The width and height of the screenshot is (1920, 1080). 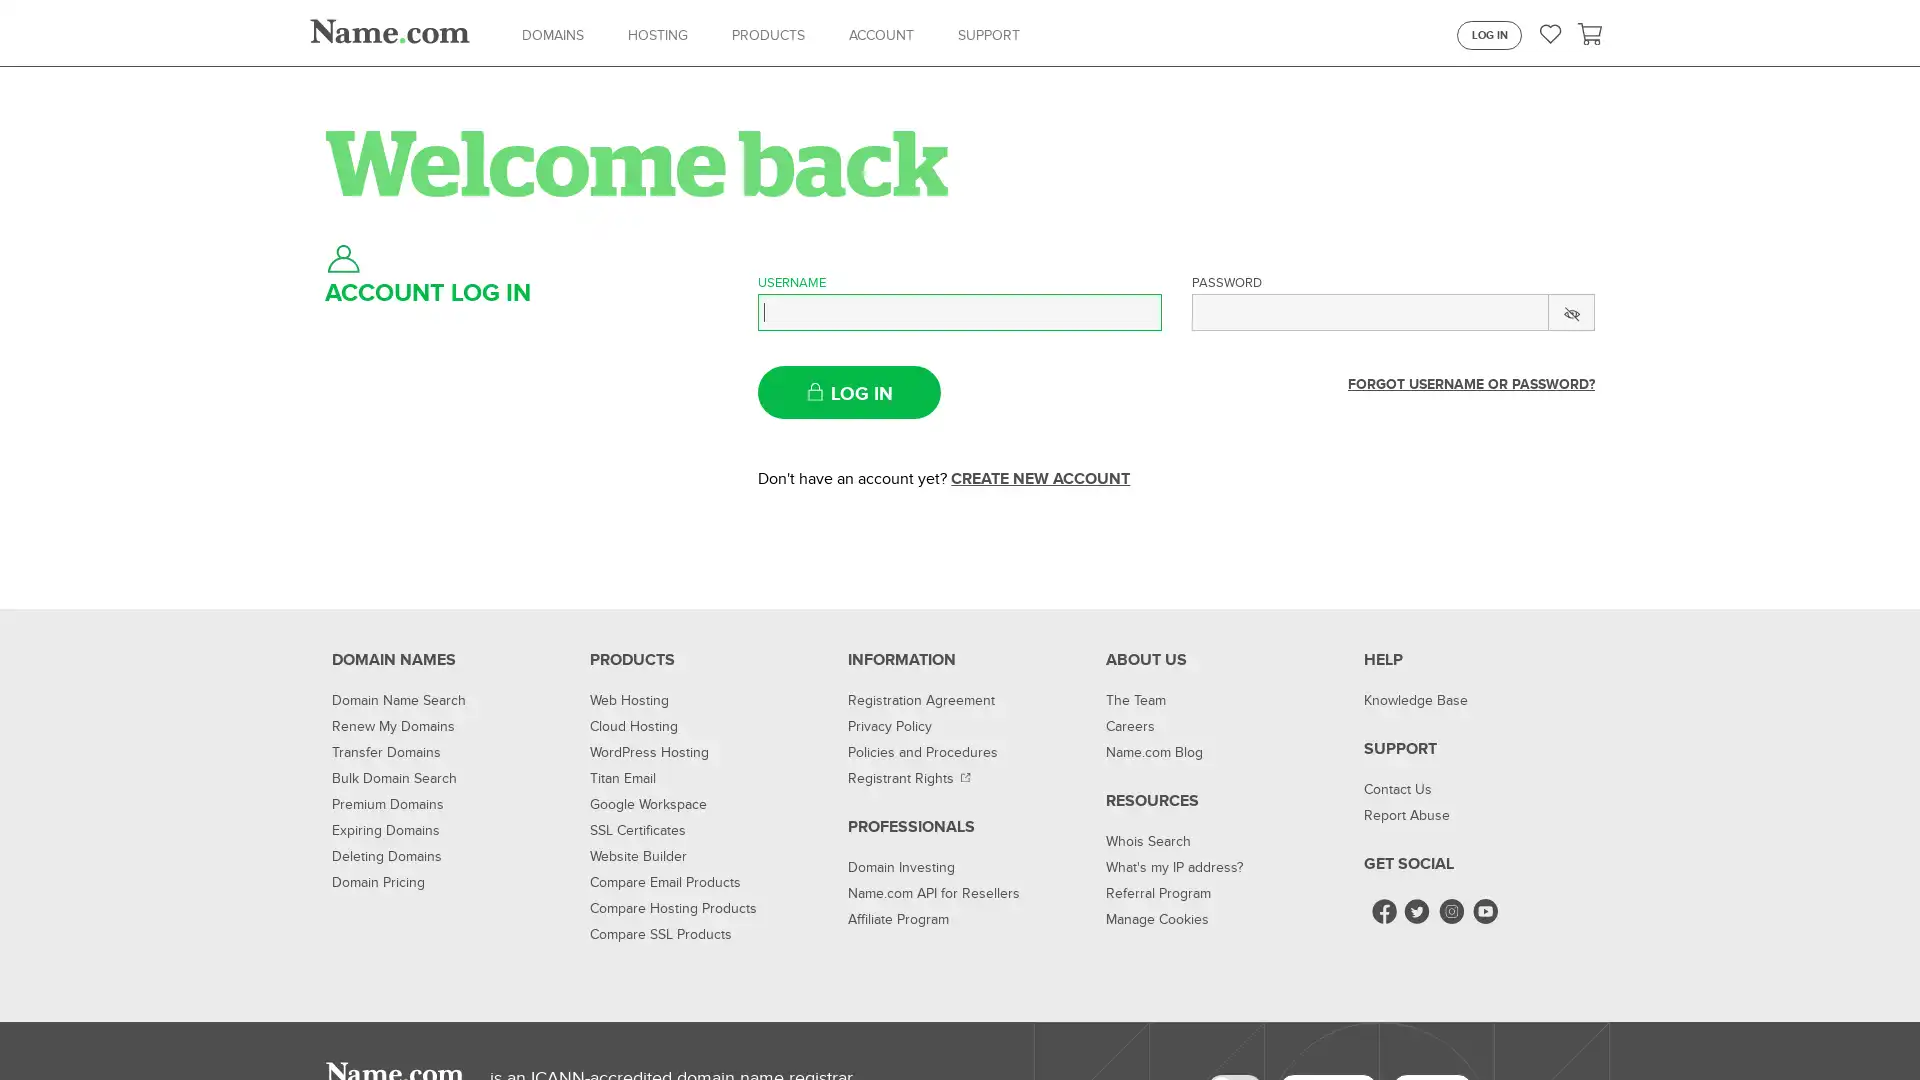 What do you see at coordinates (849, 392) in the screenshot?
I see `LOG IN` at bounding box center [849, 392].